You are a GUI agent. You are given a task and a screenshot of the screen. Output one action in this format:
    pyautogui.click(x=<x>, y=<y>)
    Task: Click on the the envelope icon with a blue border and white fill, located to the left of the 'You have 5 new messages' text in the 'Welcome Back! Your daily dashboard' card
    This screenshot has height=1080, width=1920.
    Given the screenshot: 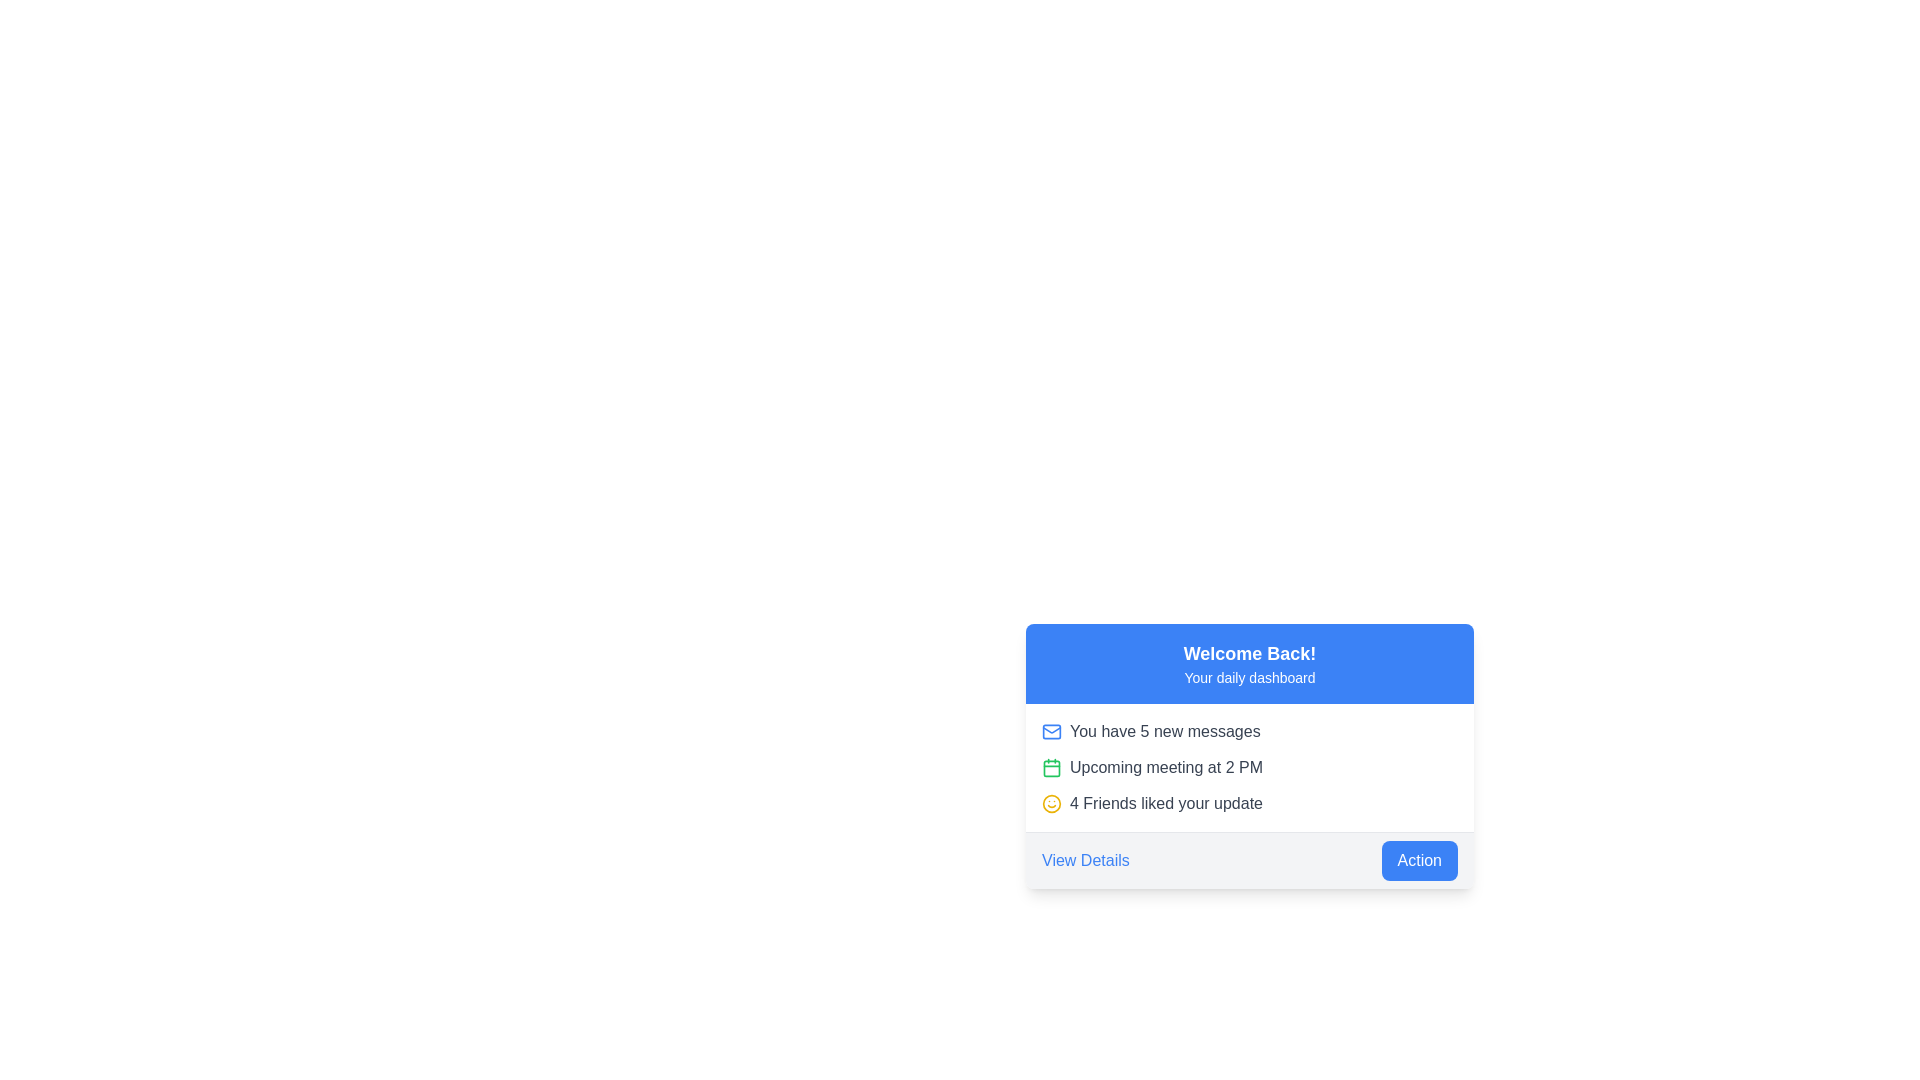 What is the action you would take?
    pyautogui.click(x=1050, y=732)
    